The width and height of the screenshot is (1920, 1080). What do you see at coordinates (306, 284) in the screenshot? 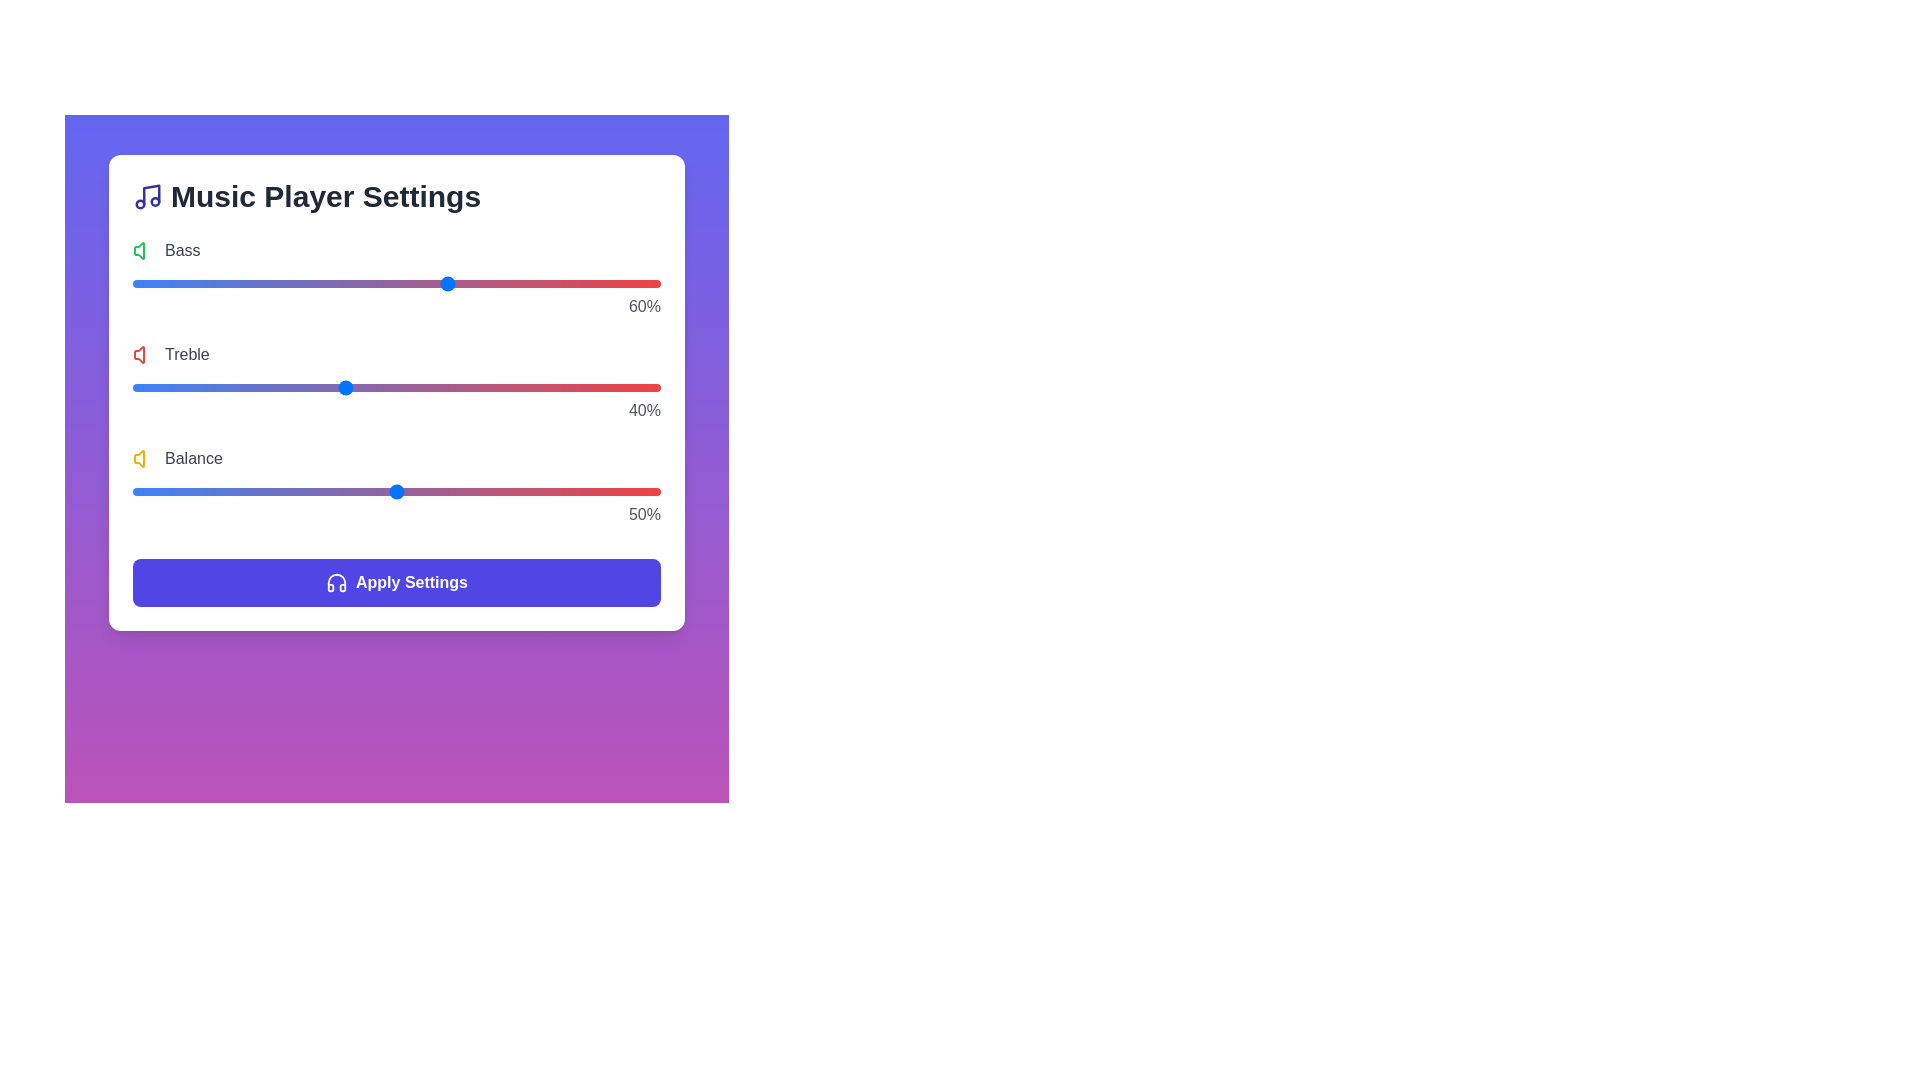
I see `the 0 slider to 33%` at bounding box center [306, 284].